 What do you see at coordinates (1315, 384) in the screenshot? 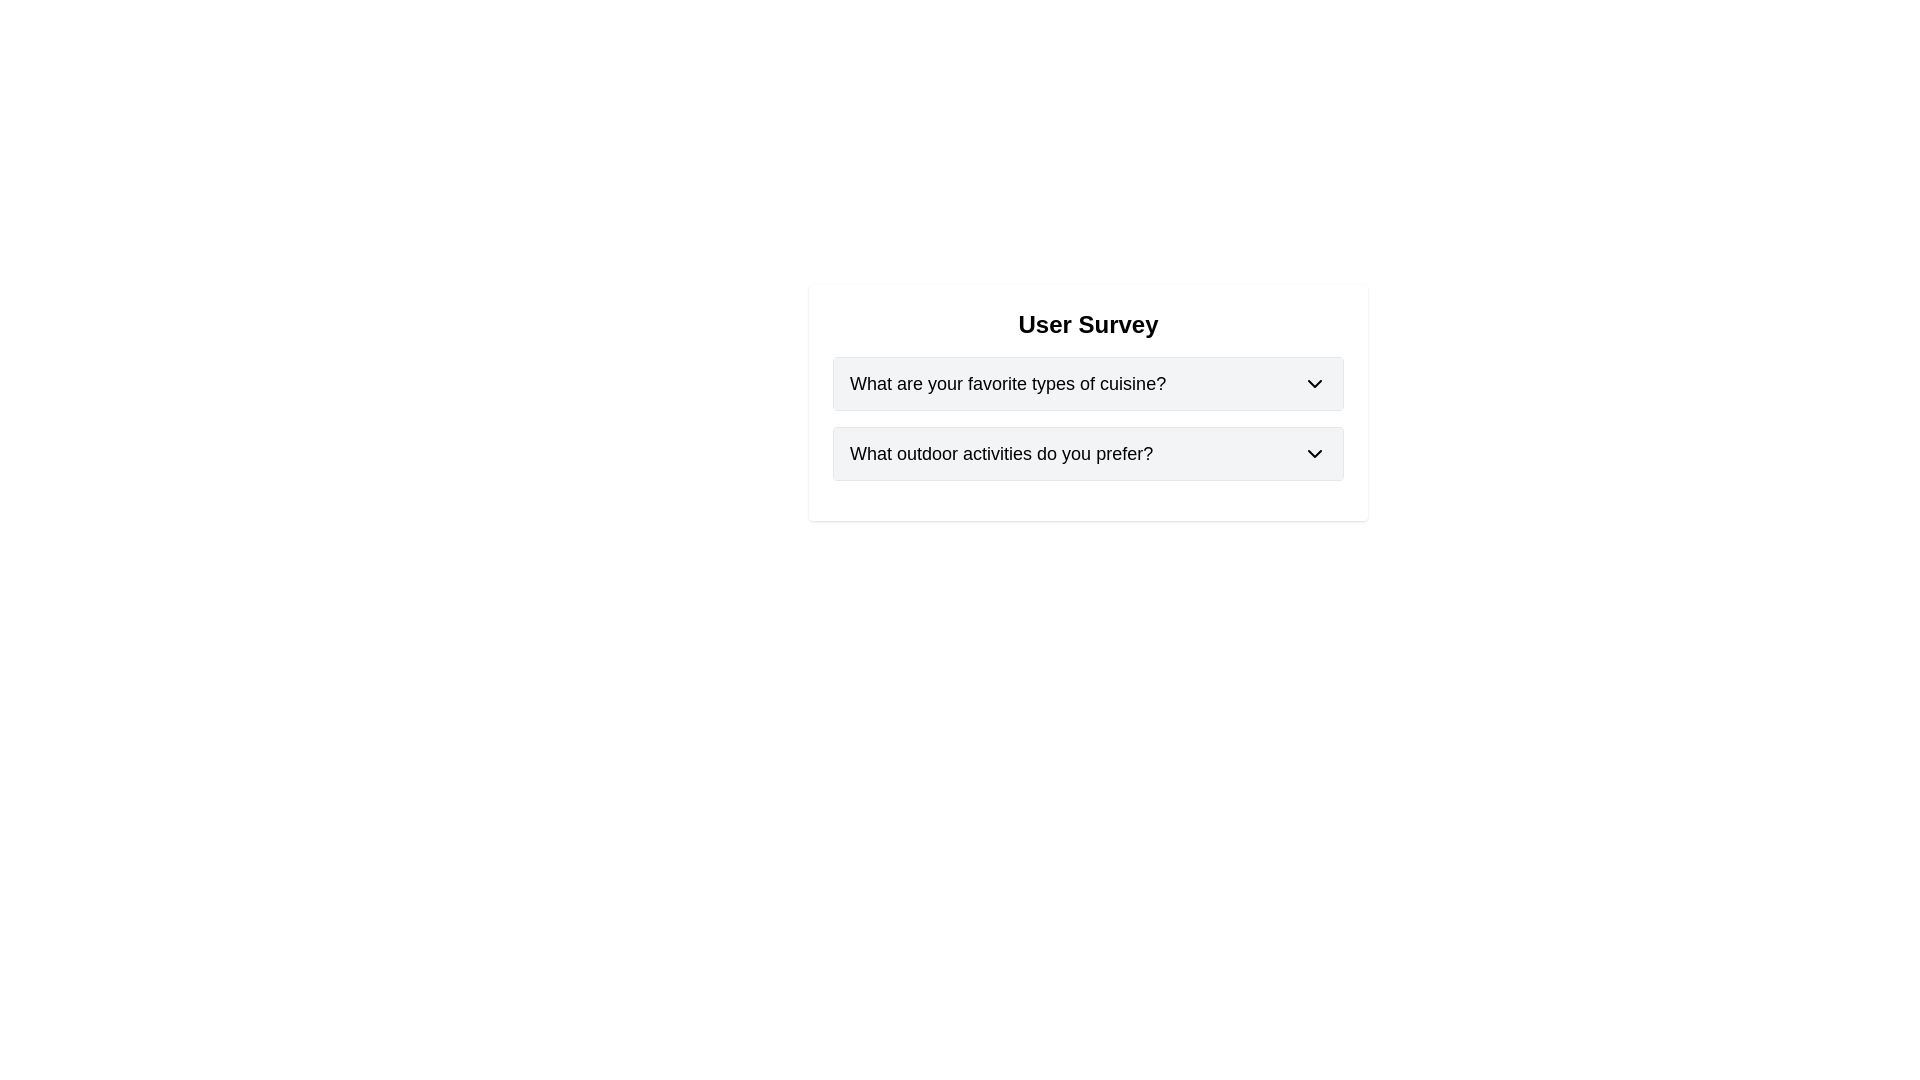
I see `the chevron icon indicating a dropdown menu, located to the right of the text 'What are your favorite types of cuisine?'` at bounding box center [1315, 384].